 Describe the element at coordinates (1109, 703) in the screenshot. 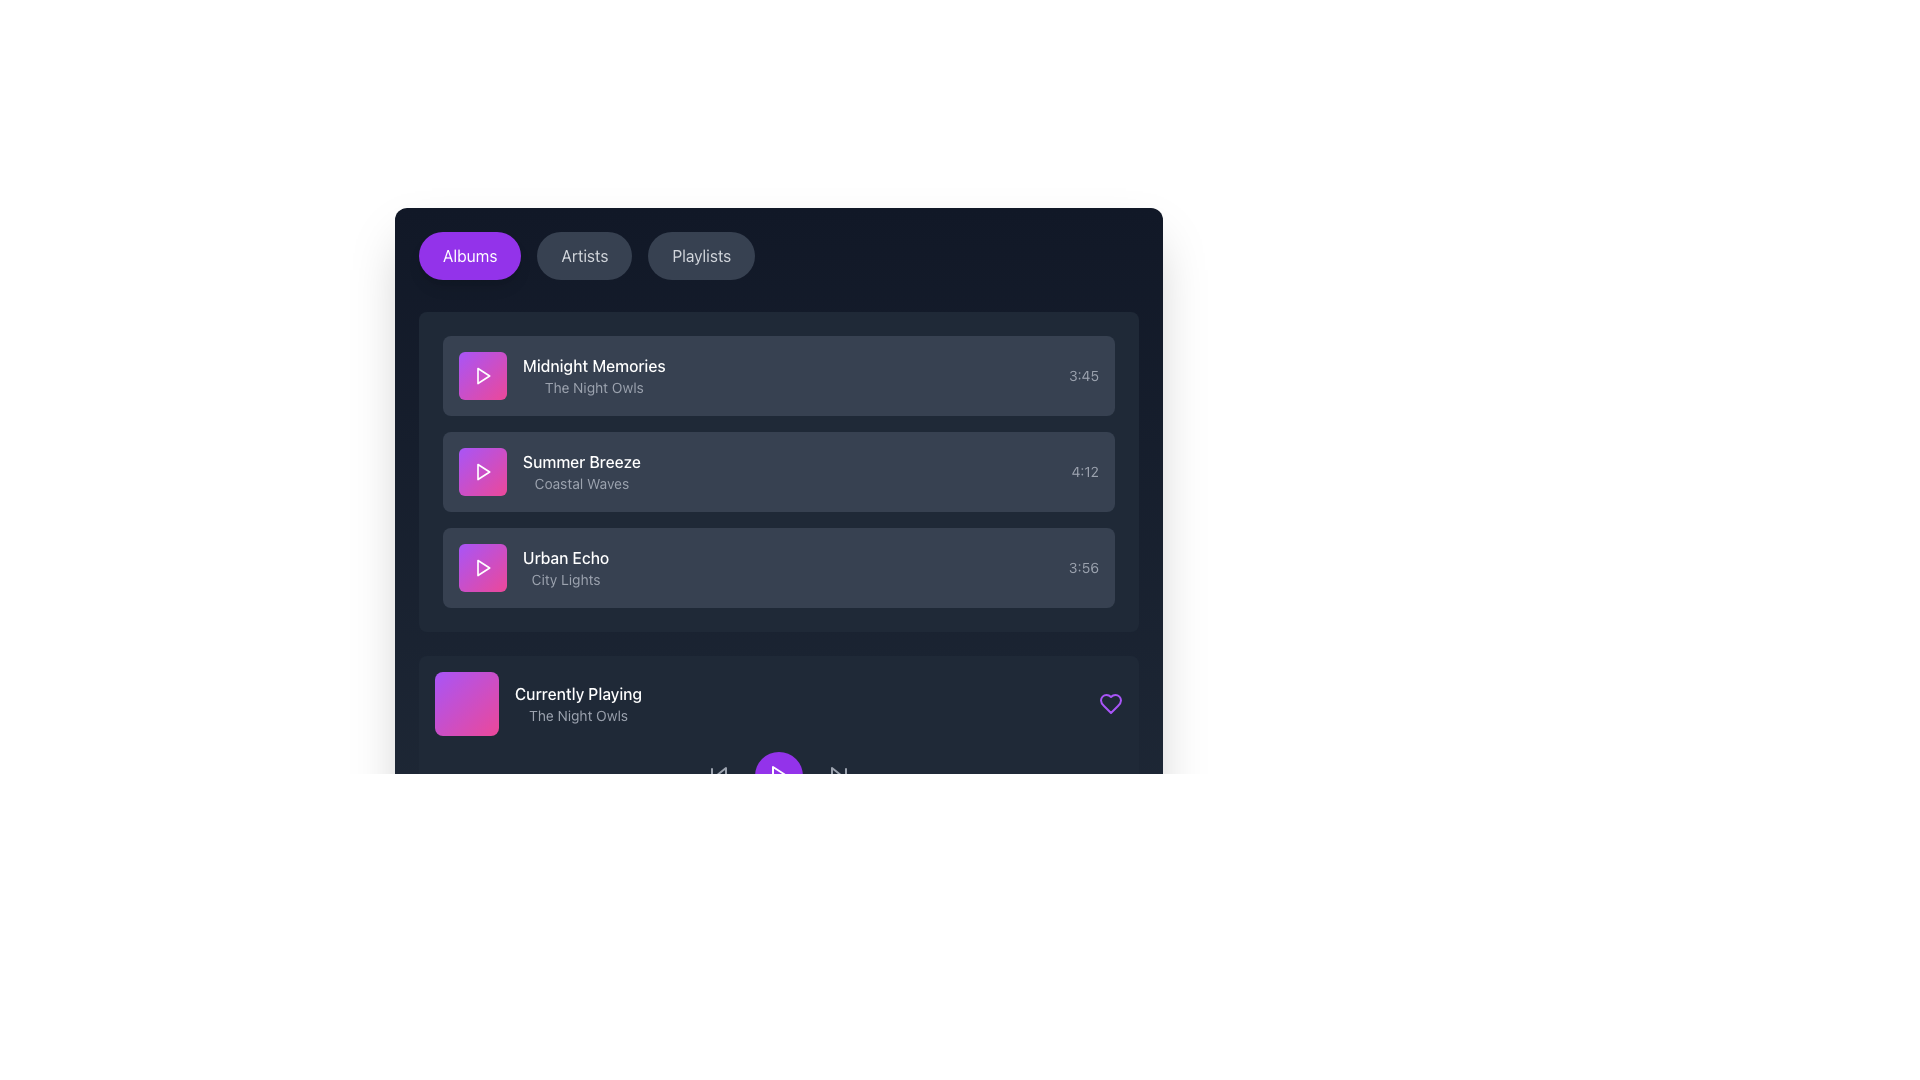

I see `the heart-shaped icon with a purple outline located to the right of 'The Night Owls' text` at that location.